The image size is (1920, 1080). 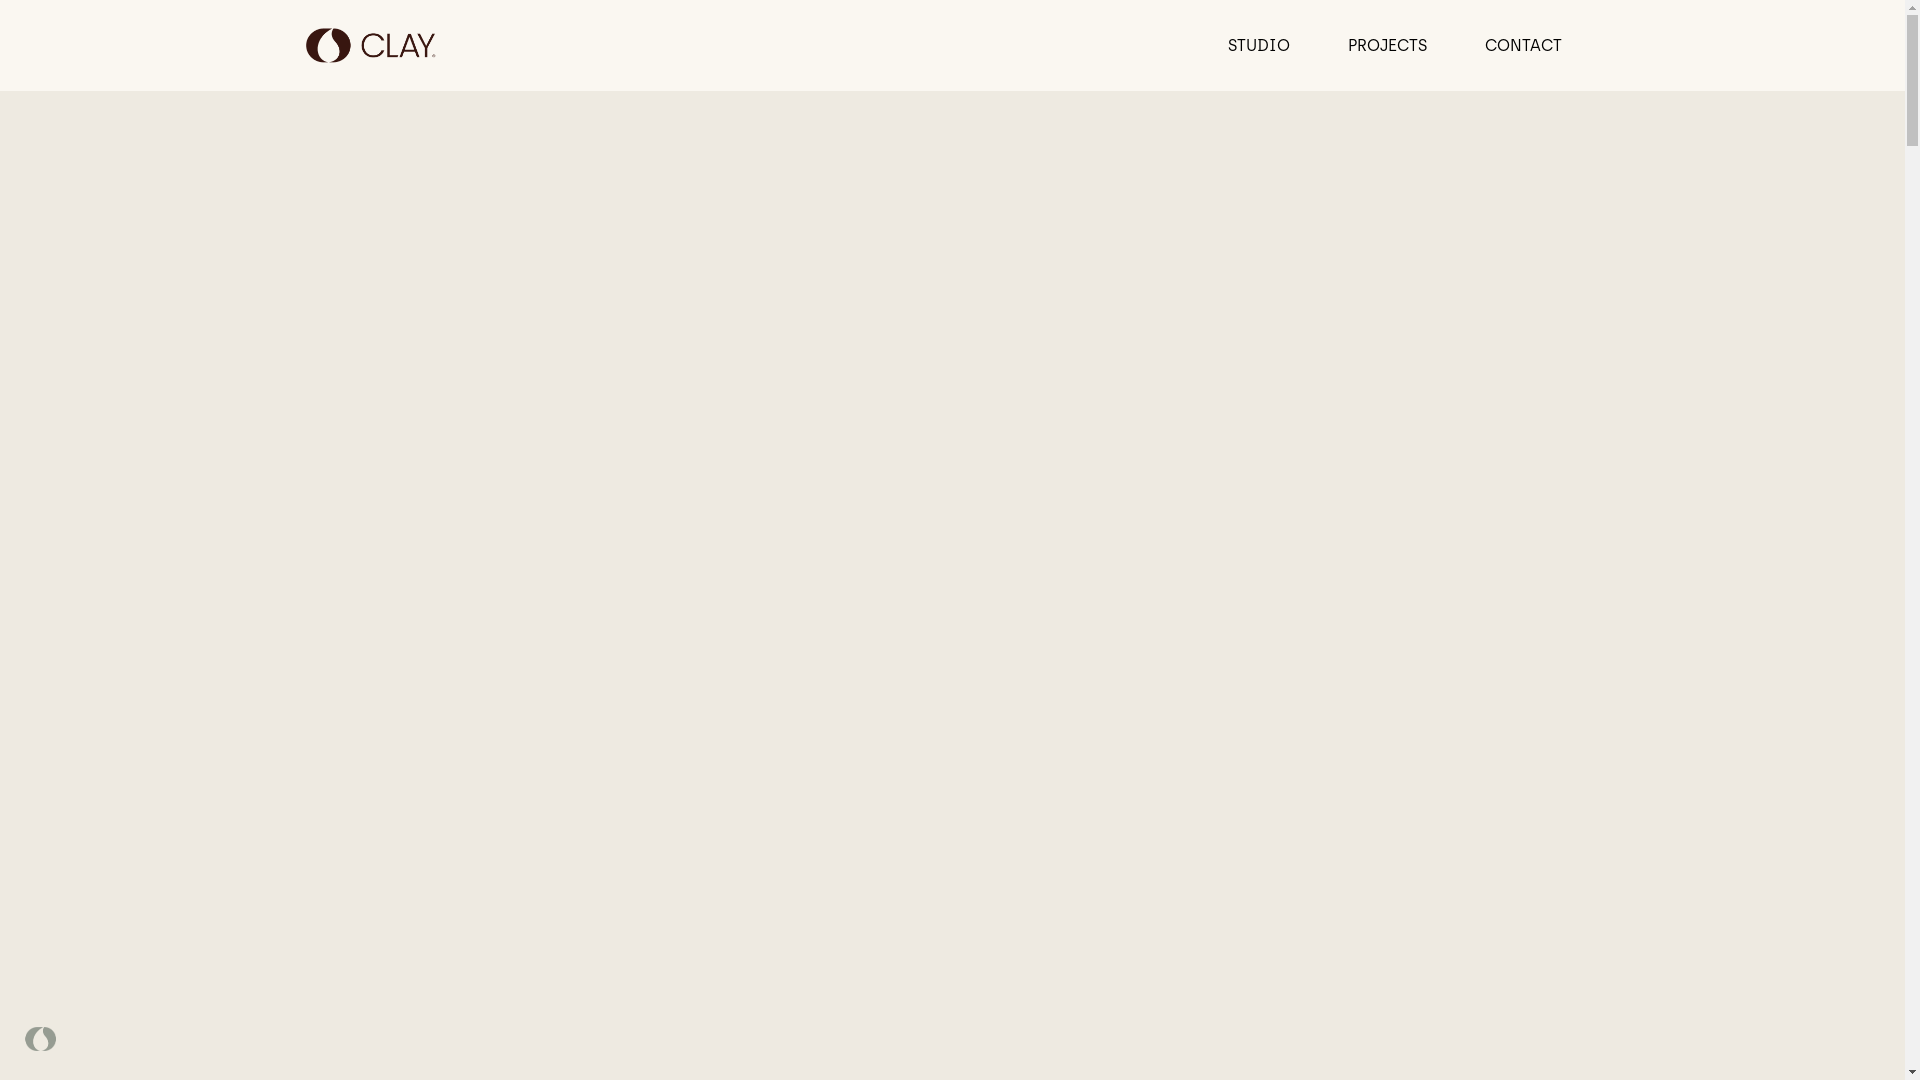 What do you see at coordinates (1257, 45) in the screenshot?
I see `'STUDIO'` at bounding box center [1257, 45].